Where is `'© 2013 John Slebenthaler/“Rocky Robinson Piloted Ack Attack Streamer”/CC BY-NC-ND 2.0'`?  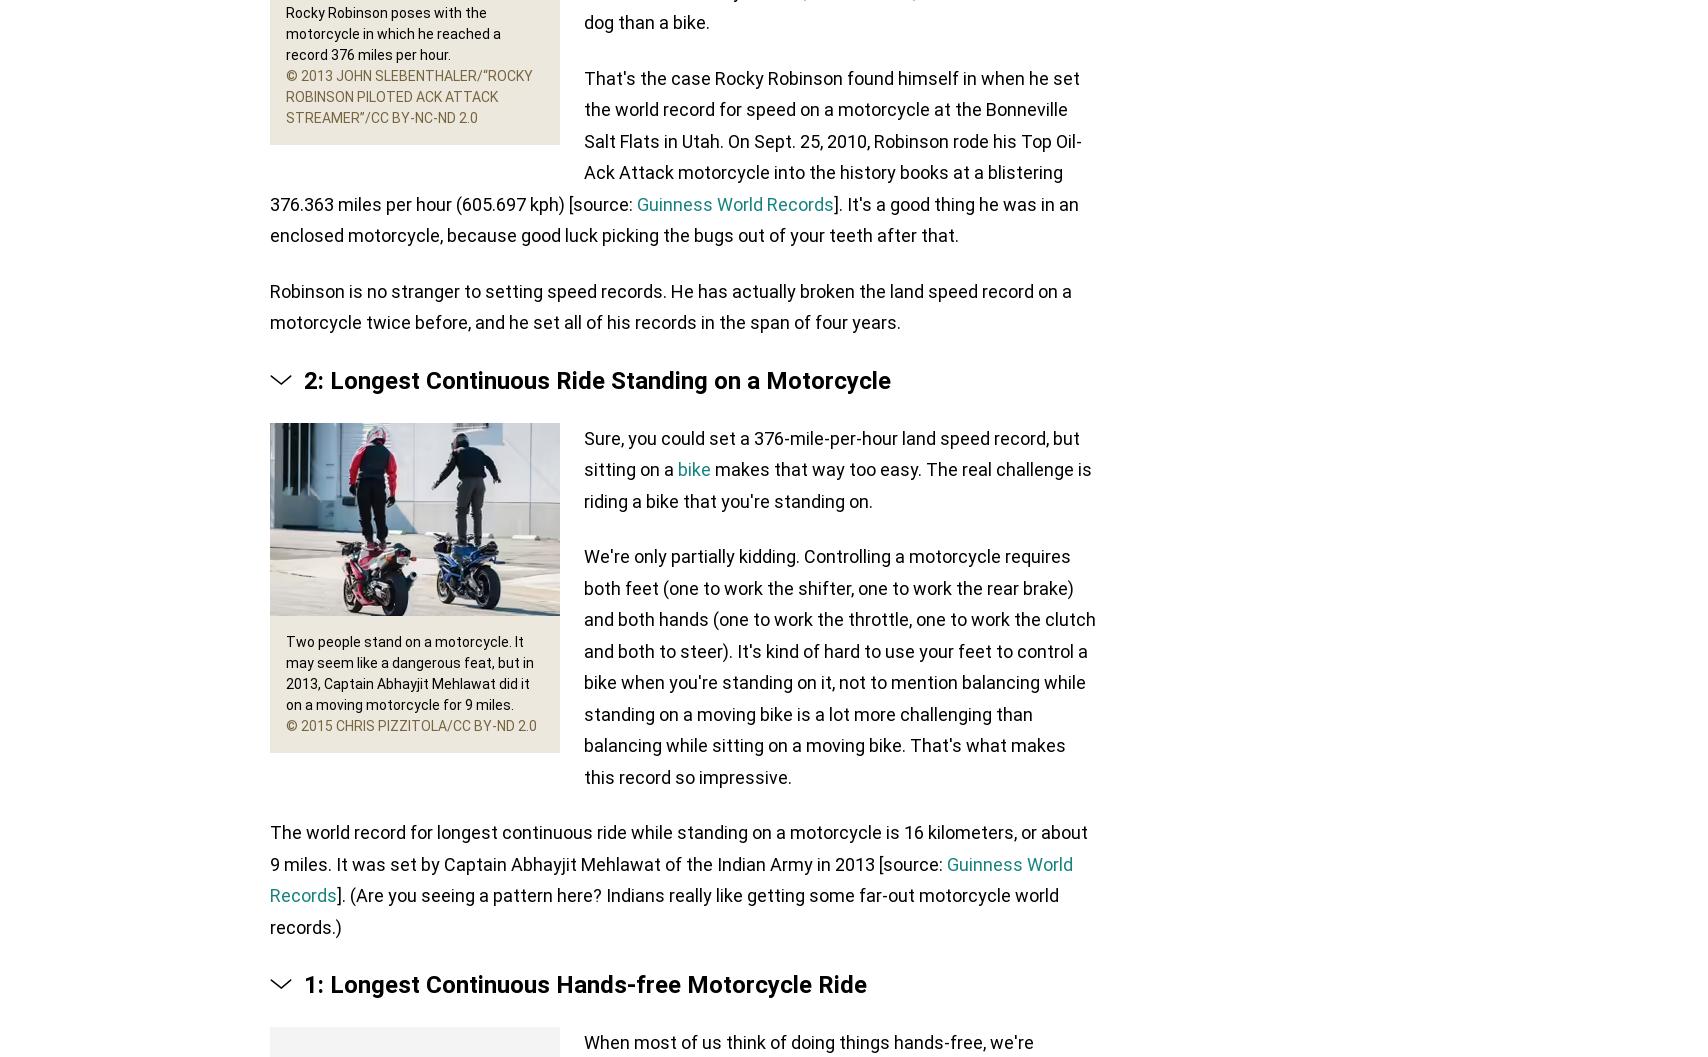 '© 2013 John Slebenthaler/“Rocky Robinson Piloted Ack Attack Streamer”/CC BY-NC-ND 2.0' is located at coordinates (409, 96).